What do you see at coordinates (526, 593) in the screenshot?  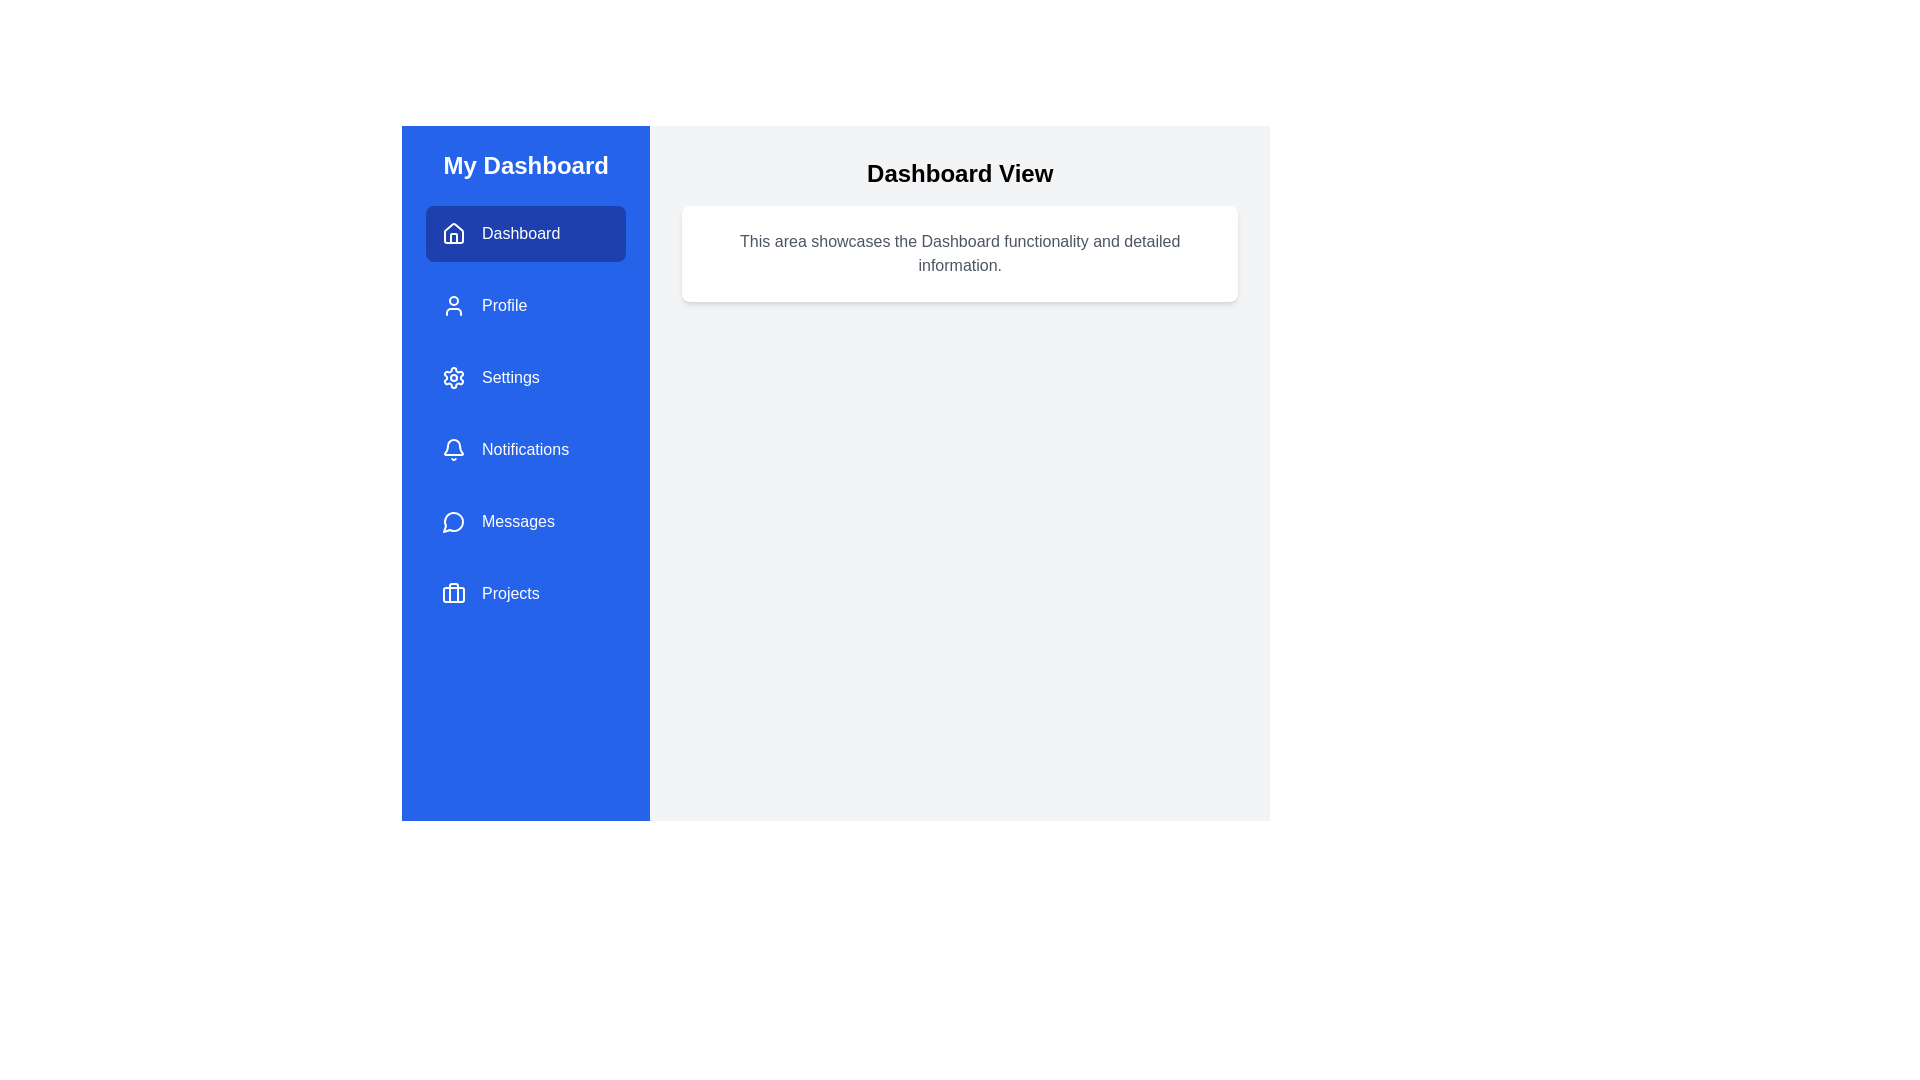 I see `the menu item Projects to navigate to its corresponding section` at bounding box center [526, 593].